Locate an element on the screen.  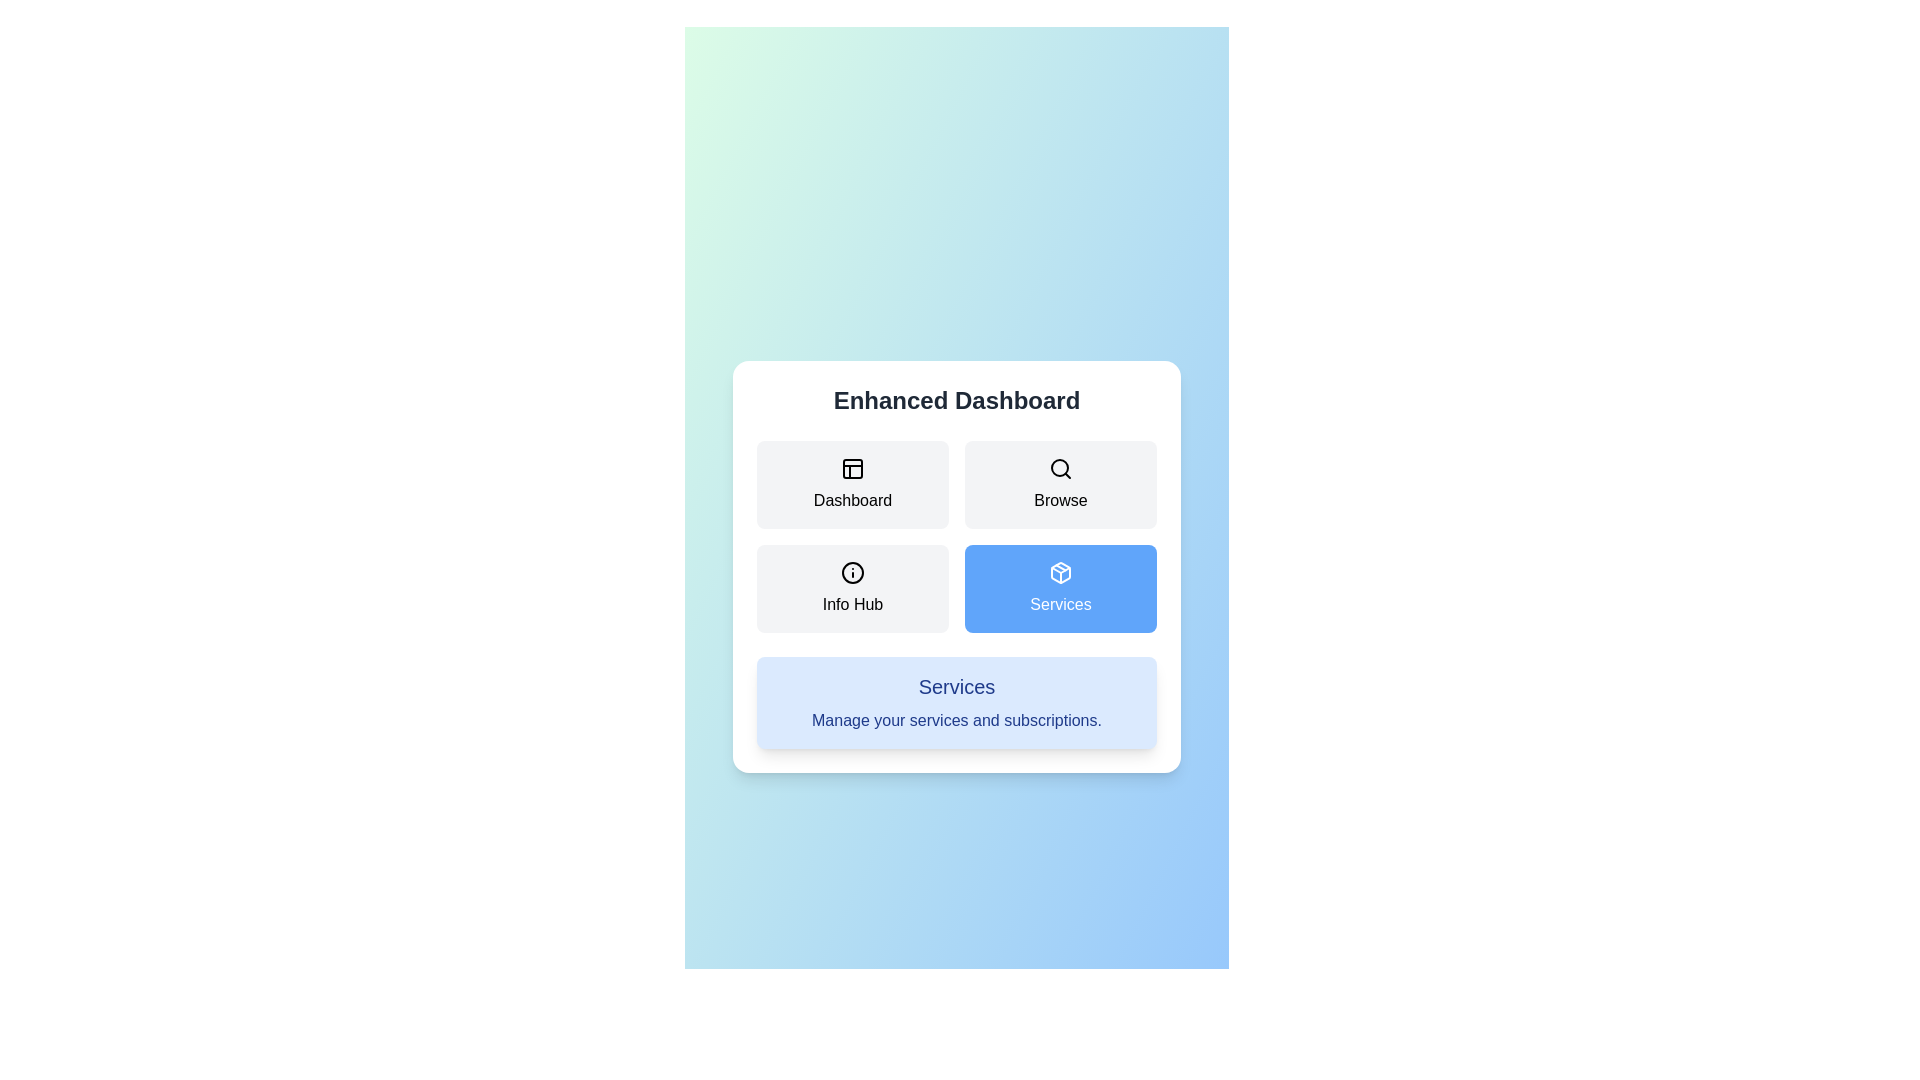
the Browse tab by clicking on its button is located at coordinates (1059, 485).